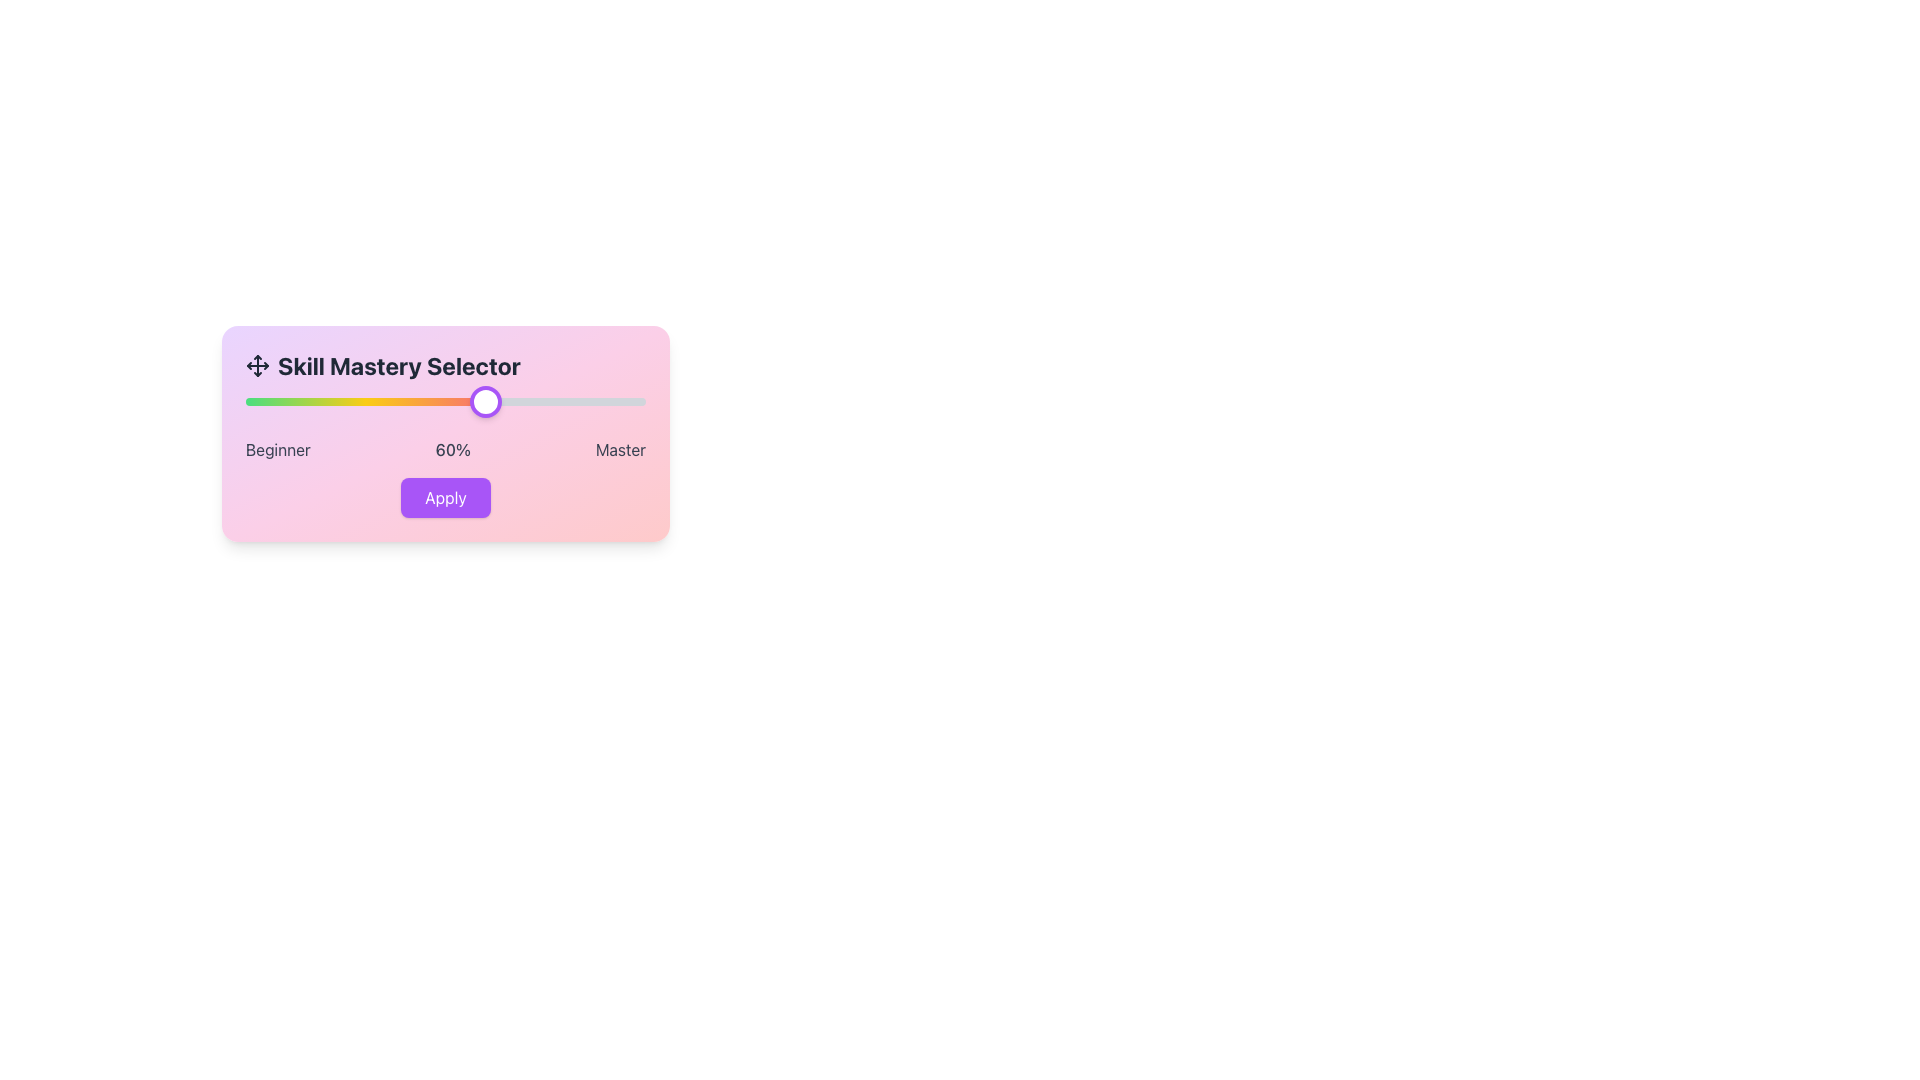 The height and width of the screenshot is (1080, 1920). What do you see at coordinates (621, 401) in the screenshot?
I see `the skill mastery level` at bounding box center [621, 401].